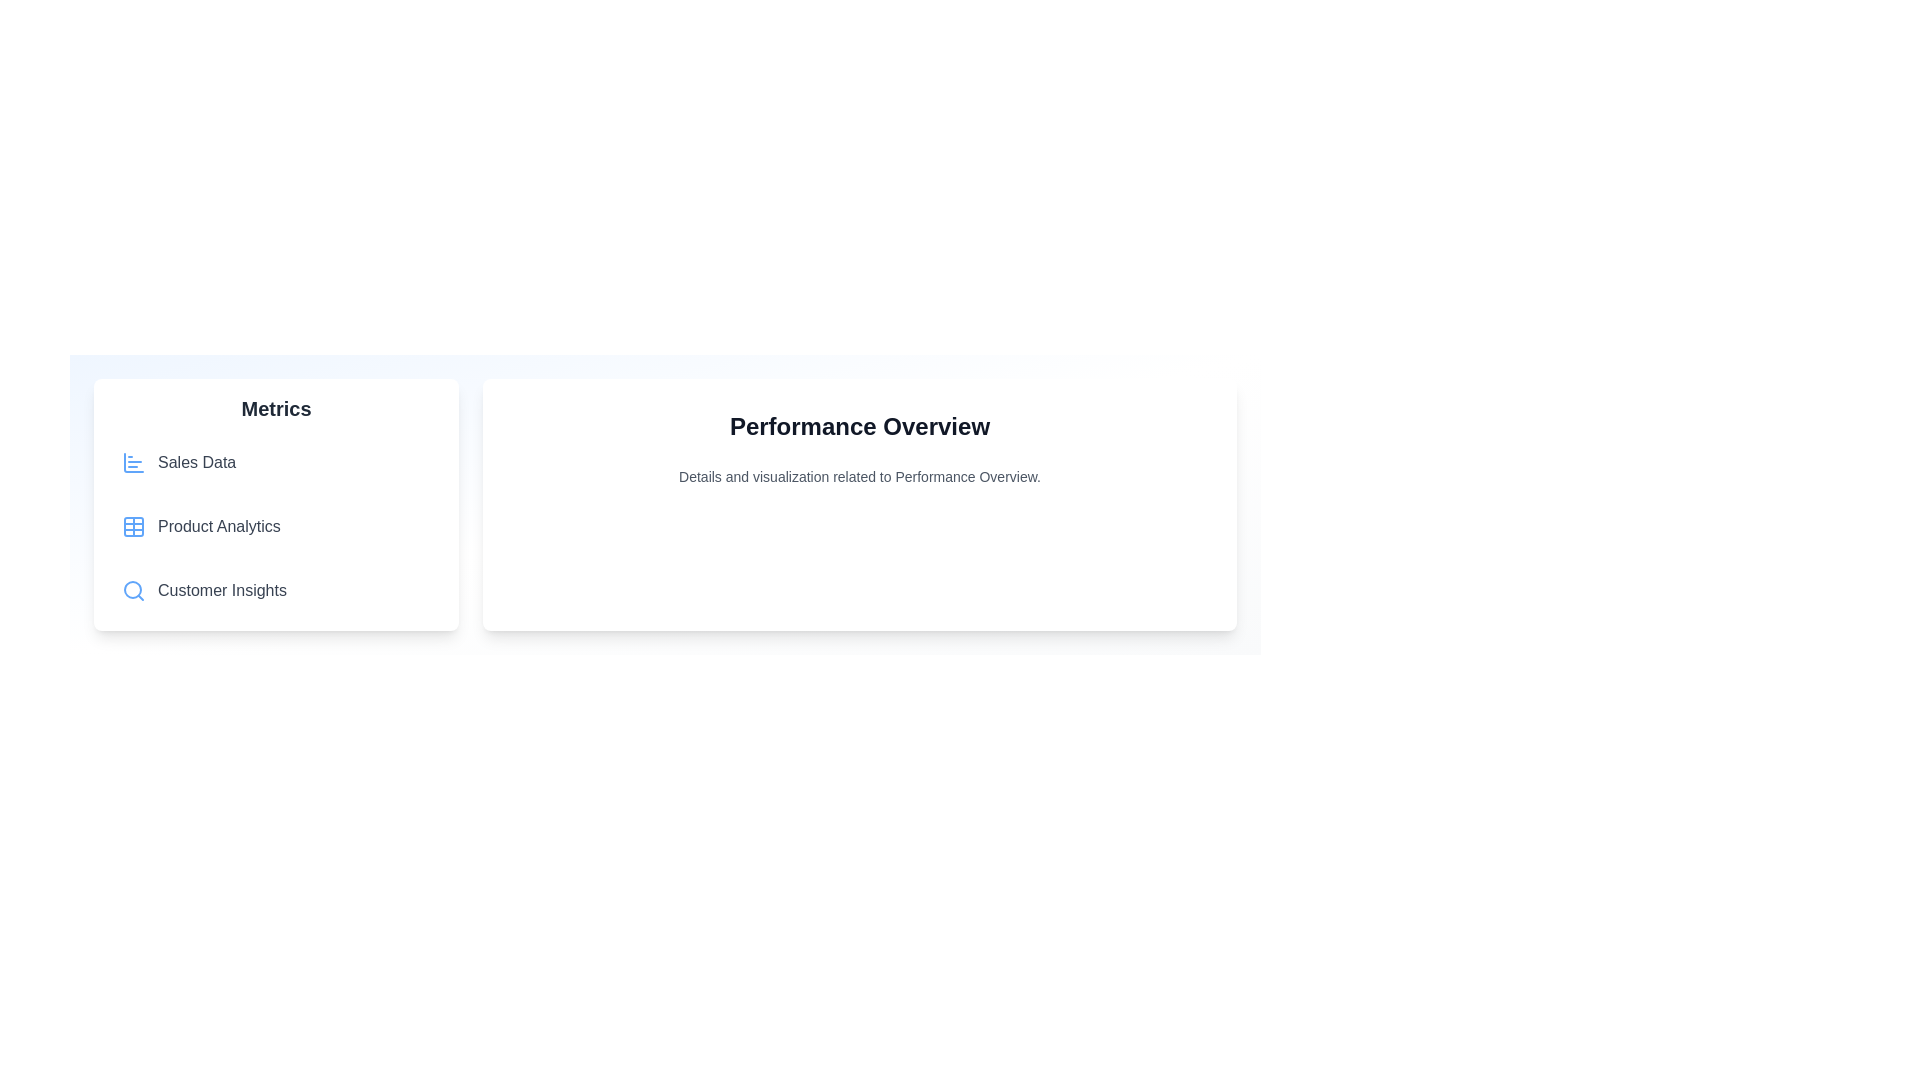 The width and height of the screenshot is (1920, 1080). I want to click on the second menu item labeled 'Product Analytics' within the 'Metrics' section, so click(219, 526).